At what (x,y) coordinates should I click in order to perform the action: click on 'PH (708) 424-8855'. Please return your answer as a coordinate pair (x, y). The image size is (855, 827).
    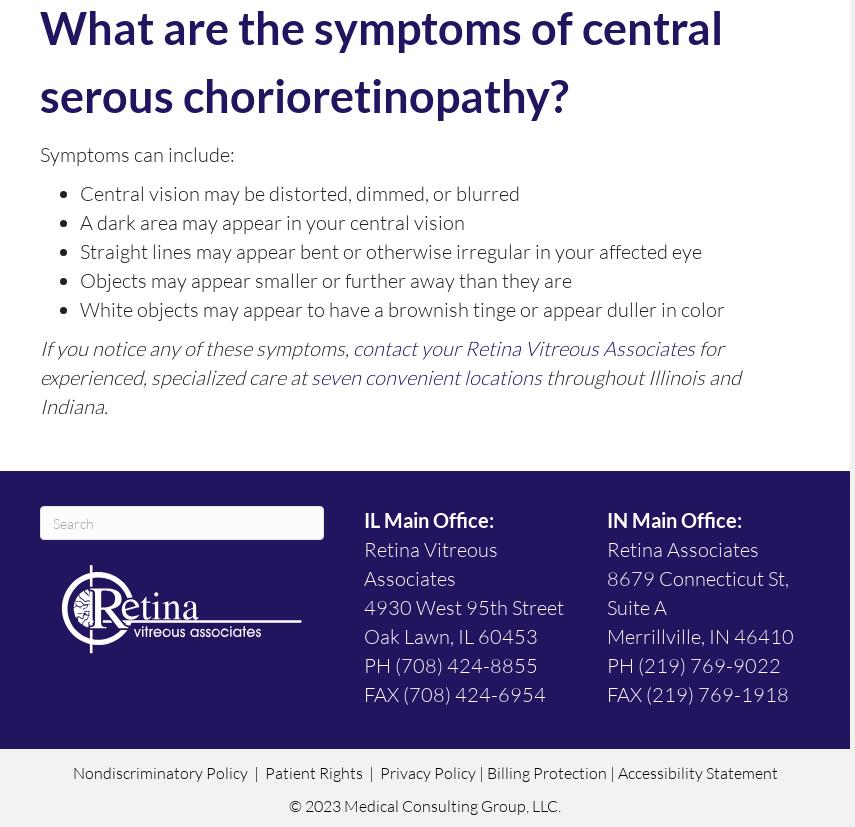
    Looking at the image, I should click on (450, 665).